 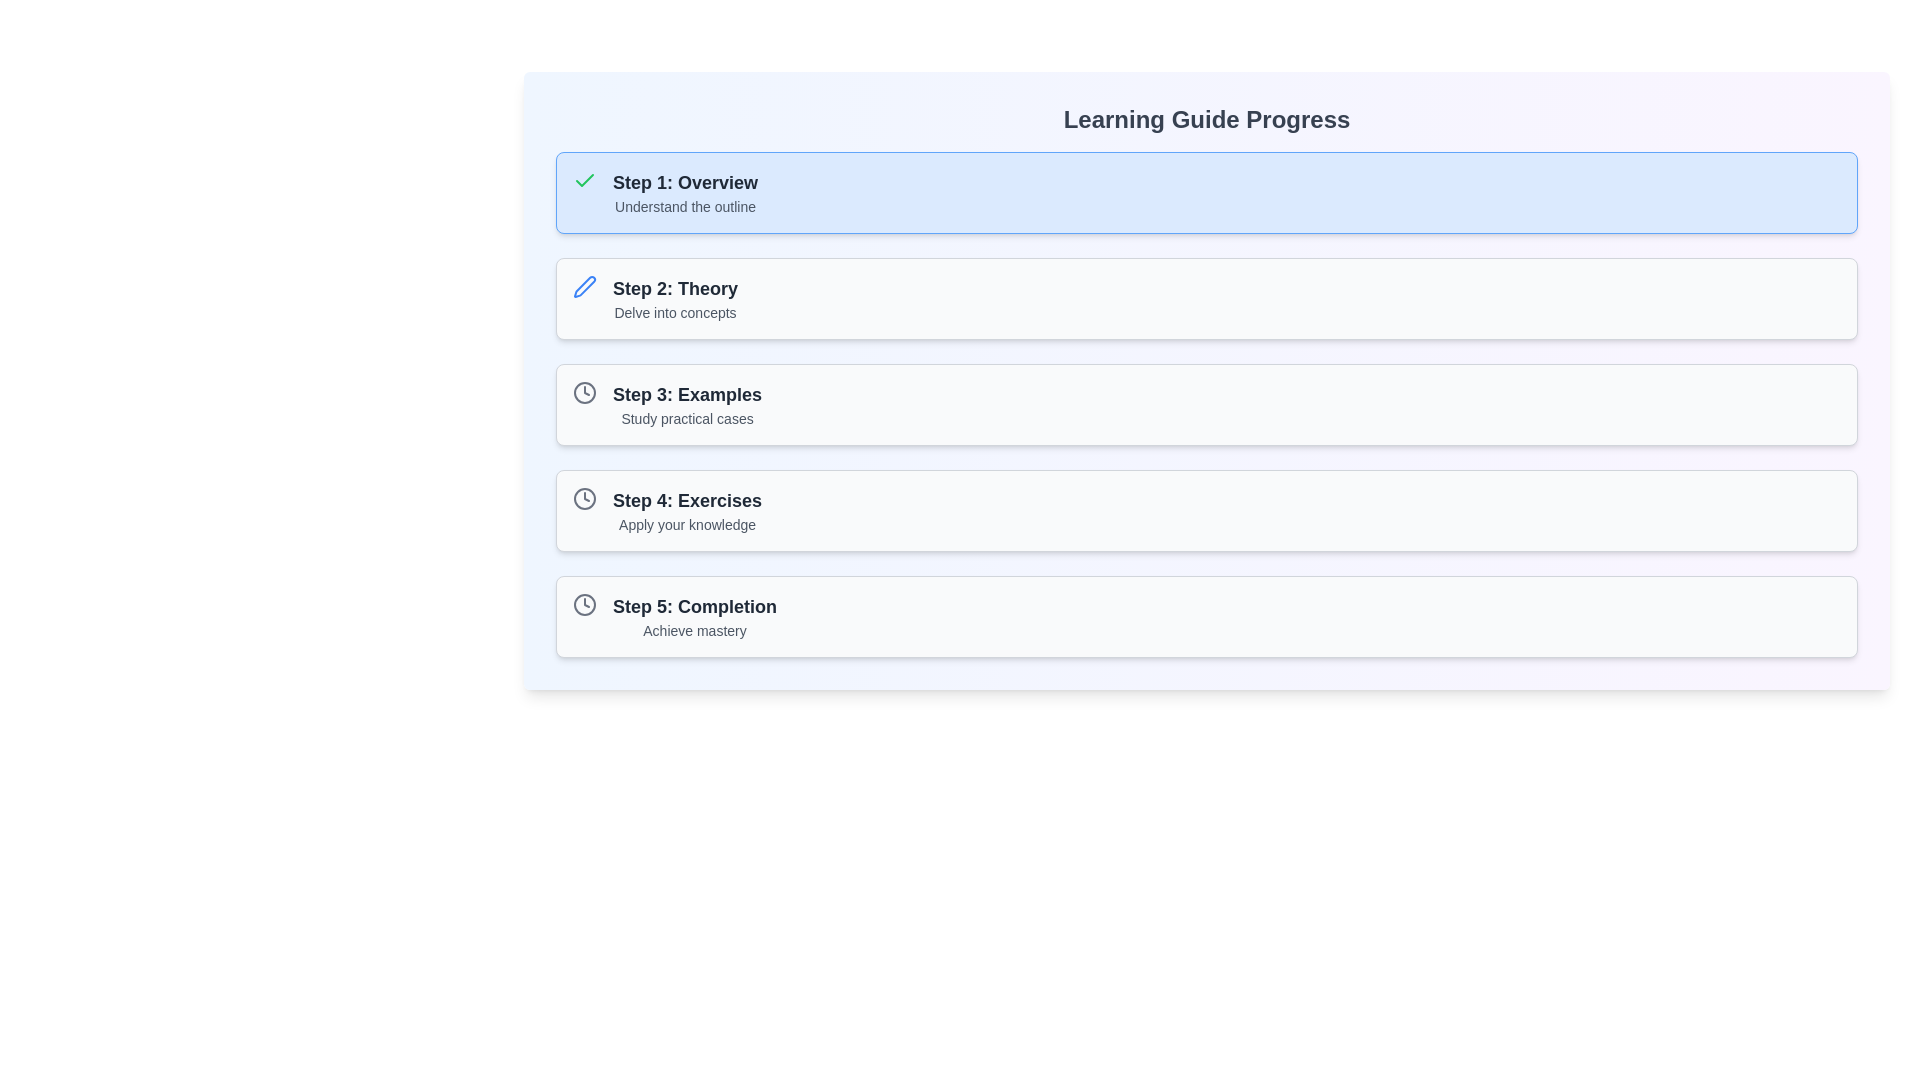 What do you see at coordinates (1205, 192) in the screenshot?
I see `the first informational card in the 'Learning Guide Progress' section, which provides a description of a specific step in the process` at bounding box center [1205, 192].